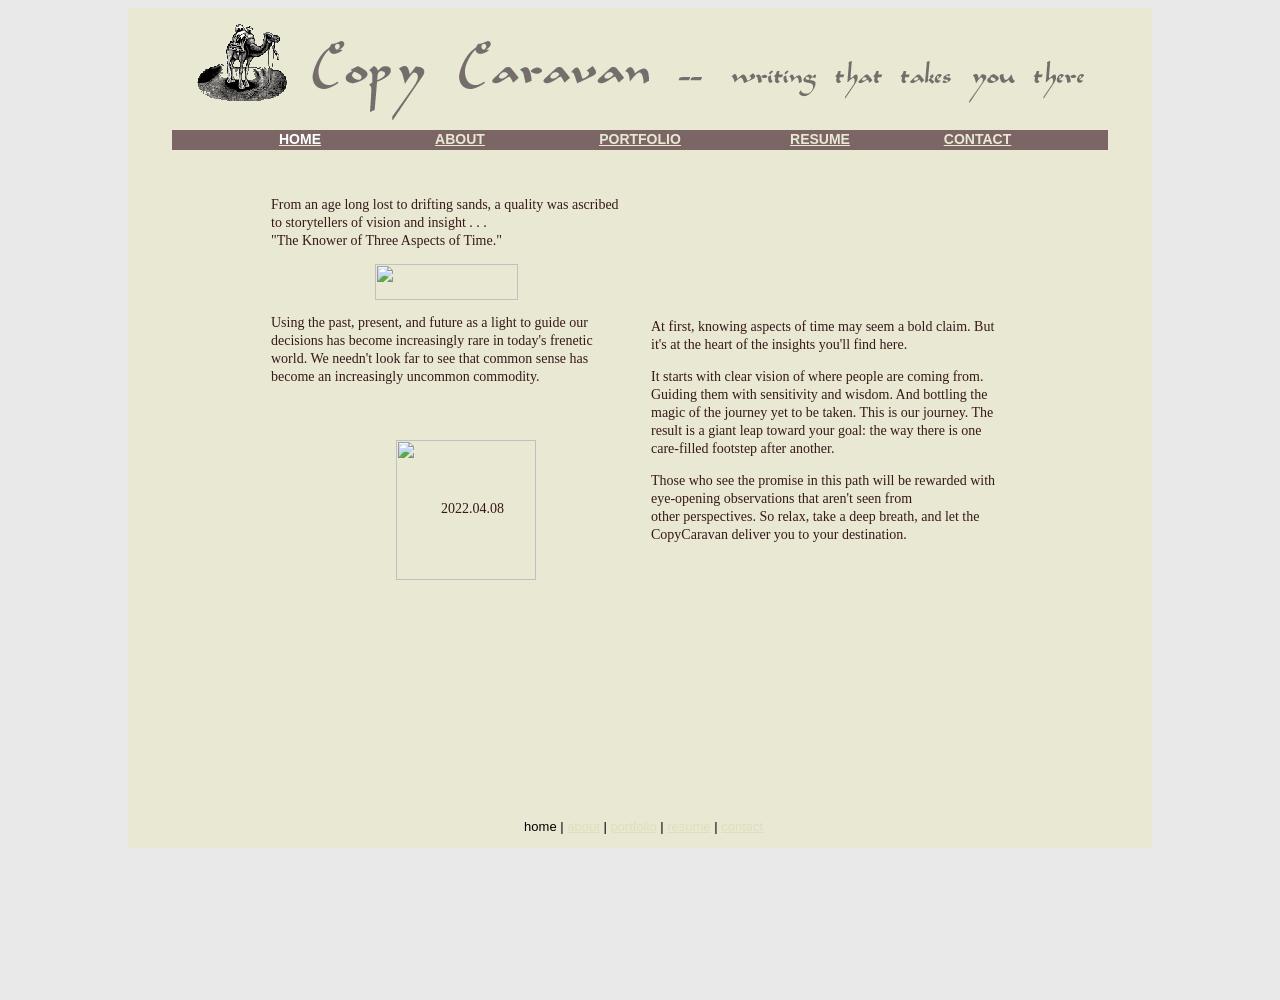  Describe the element at coordinates (819, 139) in the screenshot. I see `'RESUME'` at that location.